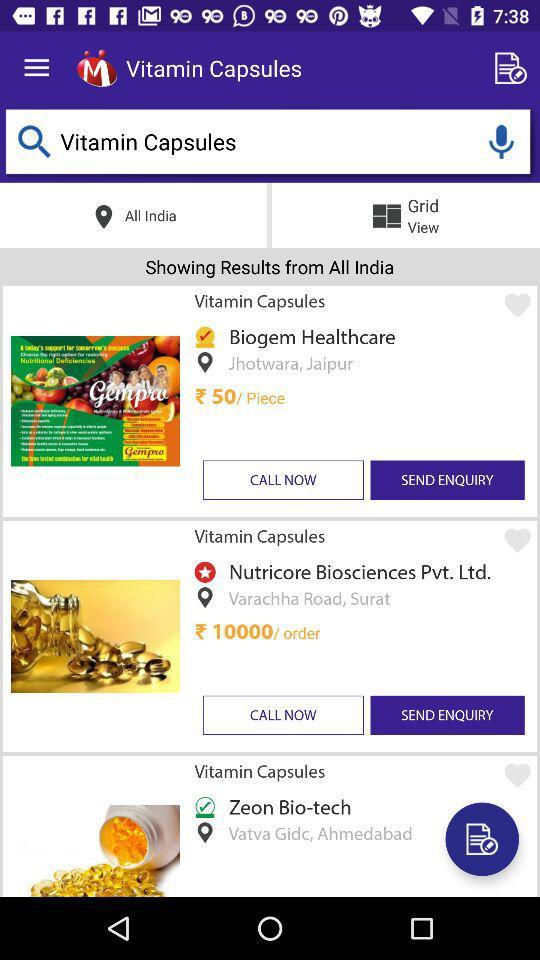  I want to click on the icon next to the vitamin capsules, so click(514, 68).